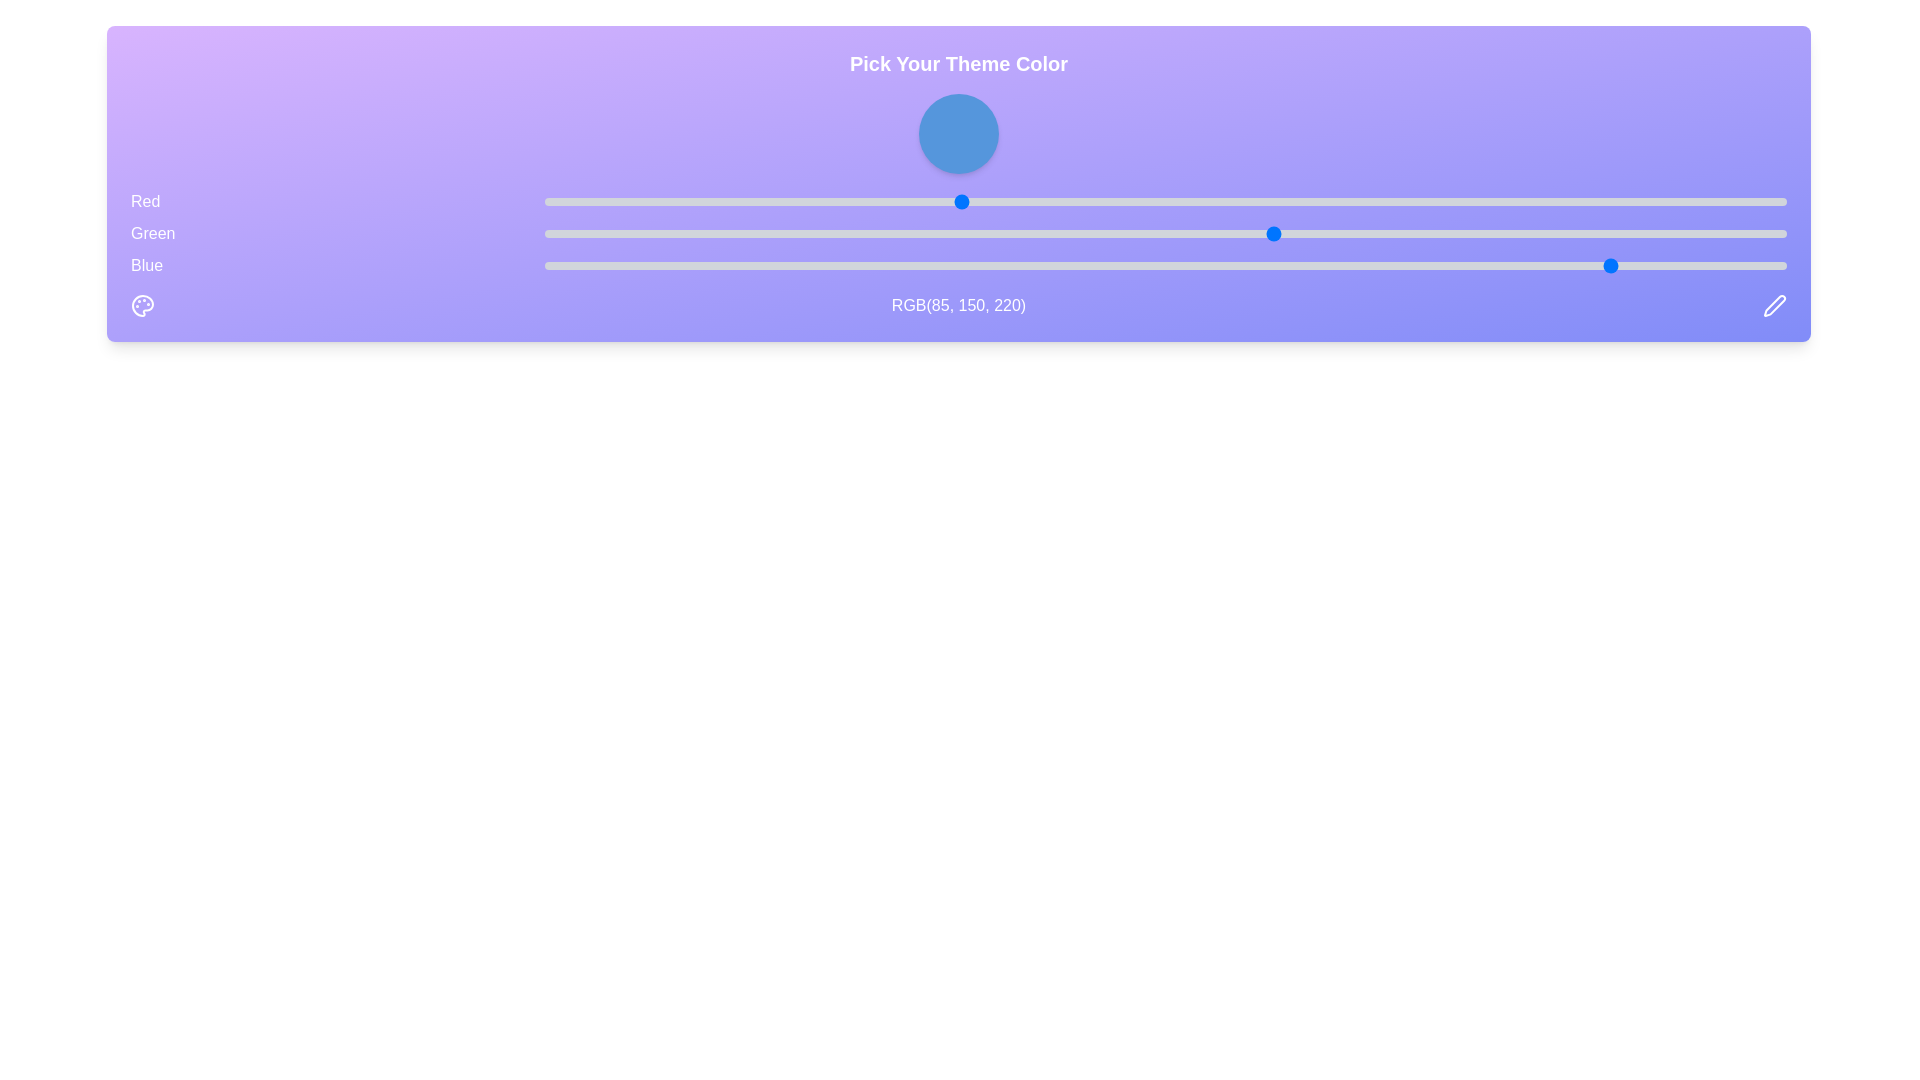 This screenshot has width=1920, height=1080. Describe the element at coordinates (958, 233) in the screenshot. I see `the horizontal slider labeled 'Green'` at that location.